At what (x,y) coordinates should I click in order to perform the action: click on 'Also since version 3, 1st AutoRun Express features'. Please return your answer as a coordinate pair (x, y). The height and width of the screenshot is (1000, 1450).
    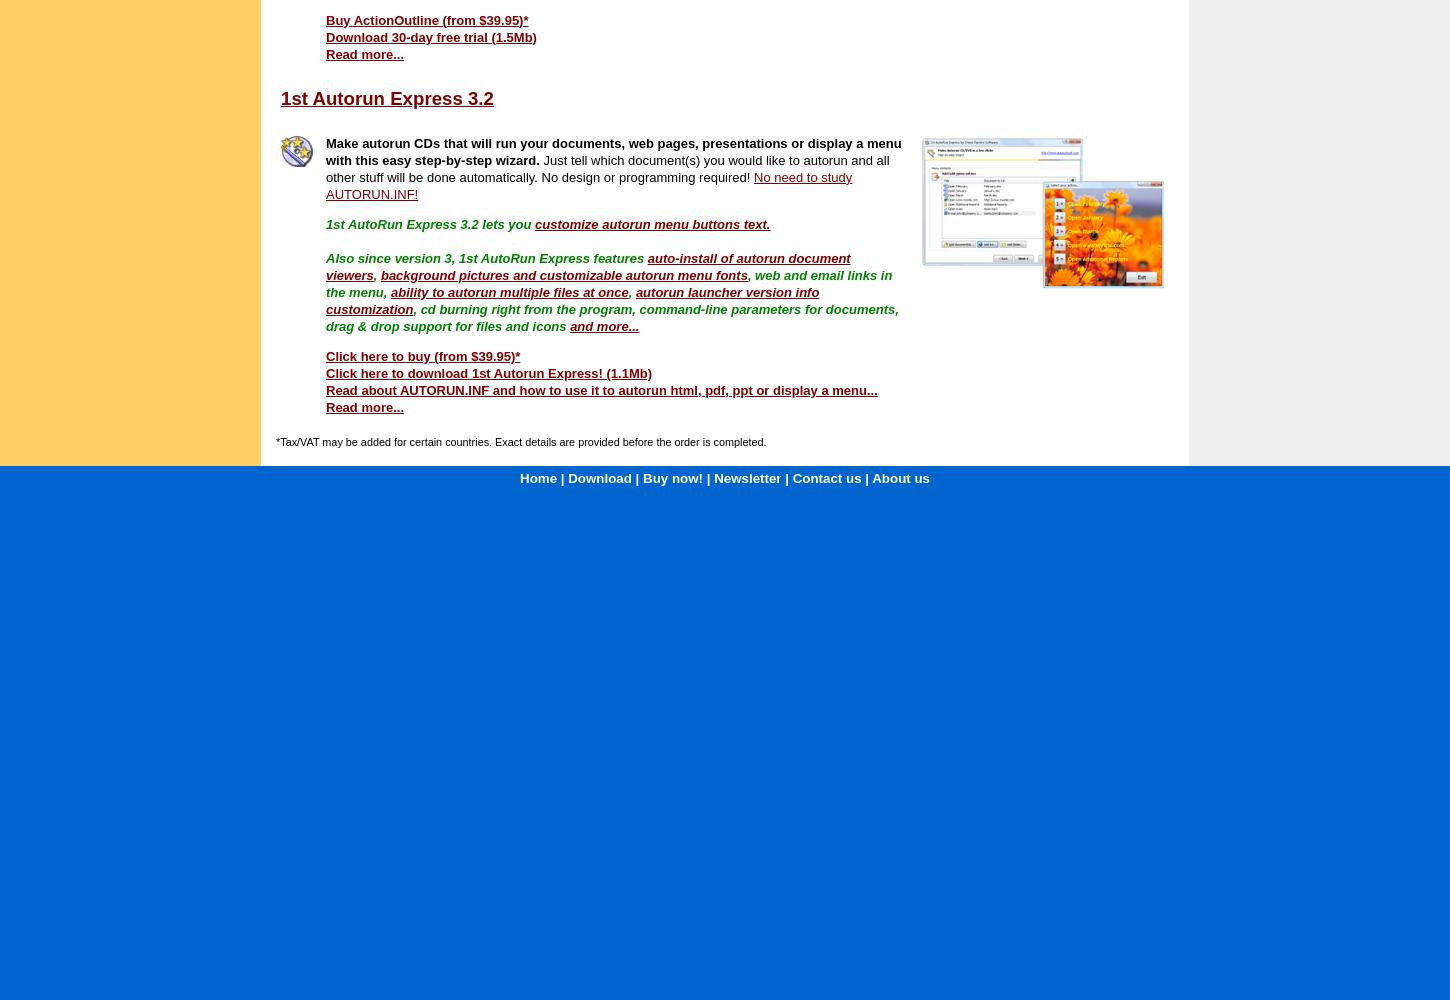
    Looking at the image, I should click on (486, 257).